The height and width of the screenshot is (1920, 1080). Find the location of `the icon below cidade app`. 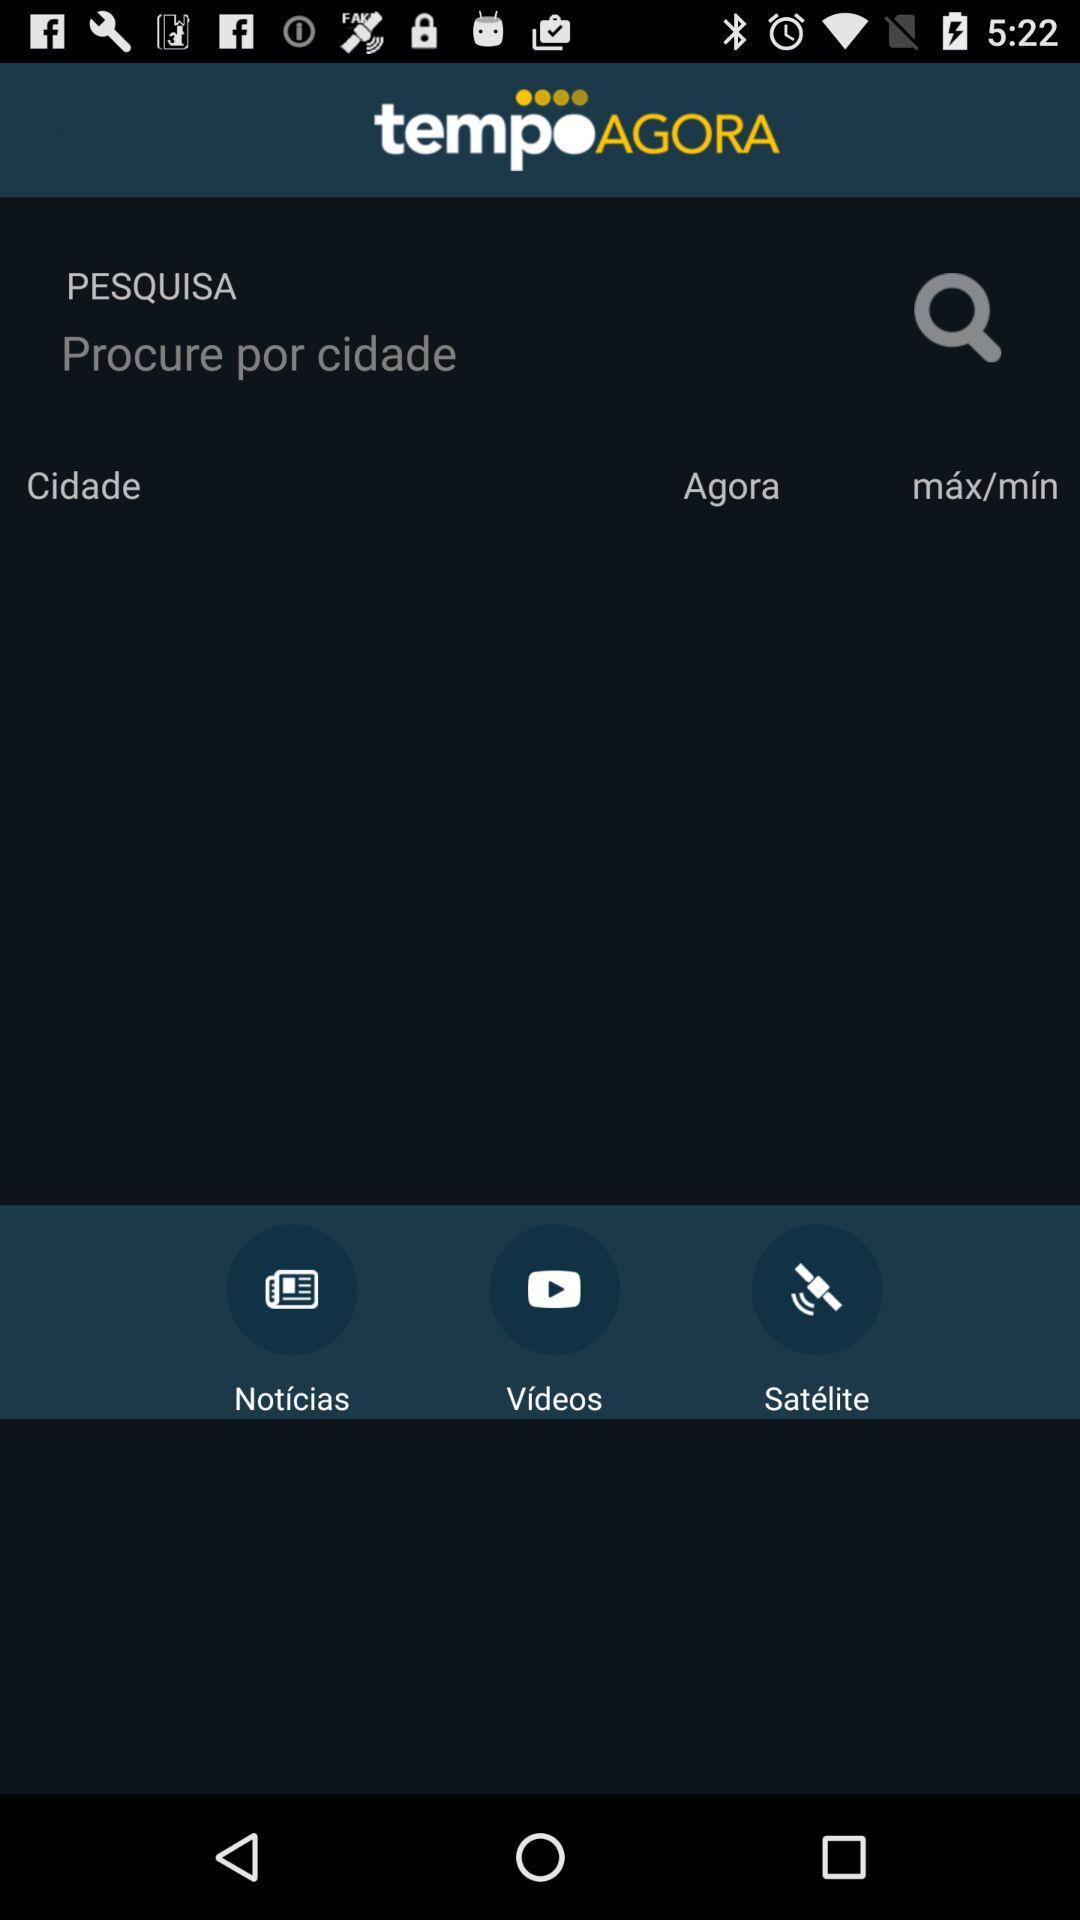

the icon below cidade app is located at coordinates (540, 857).